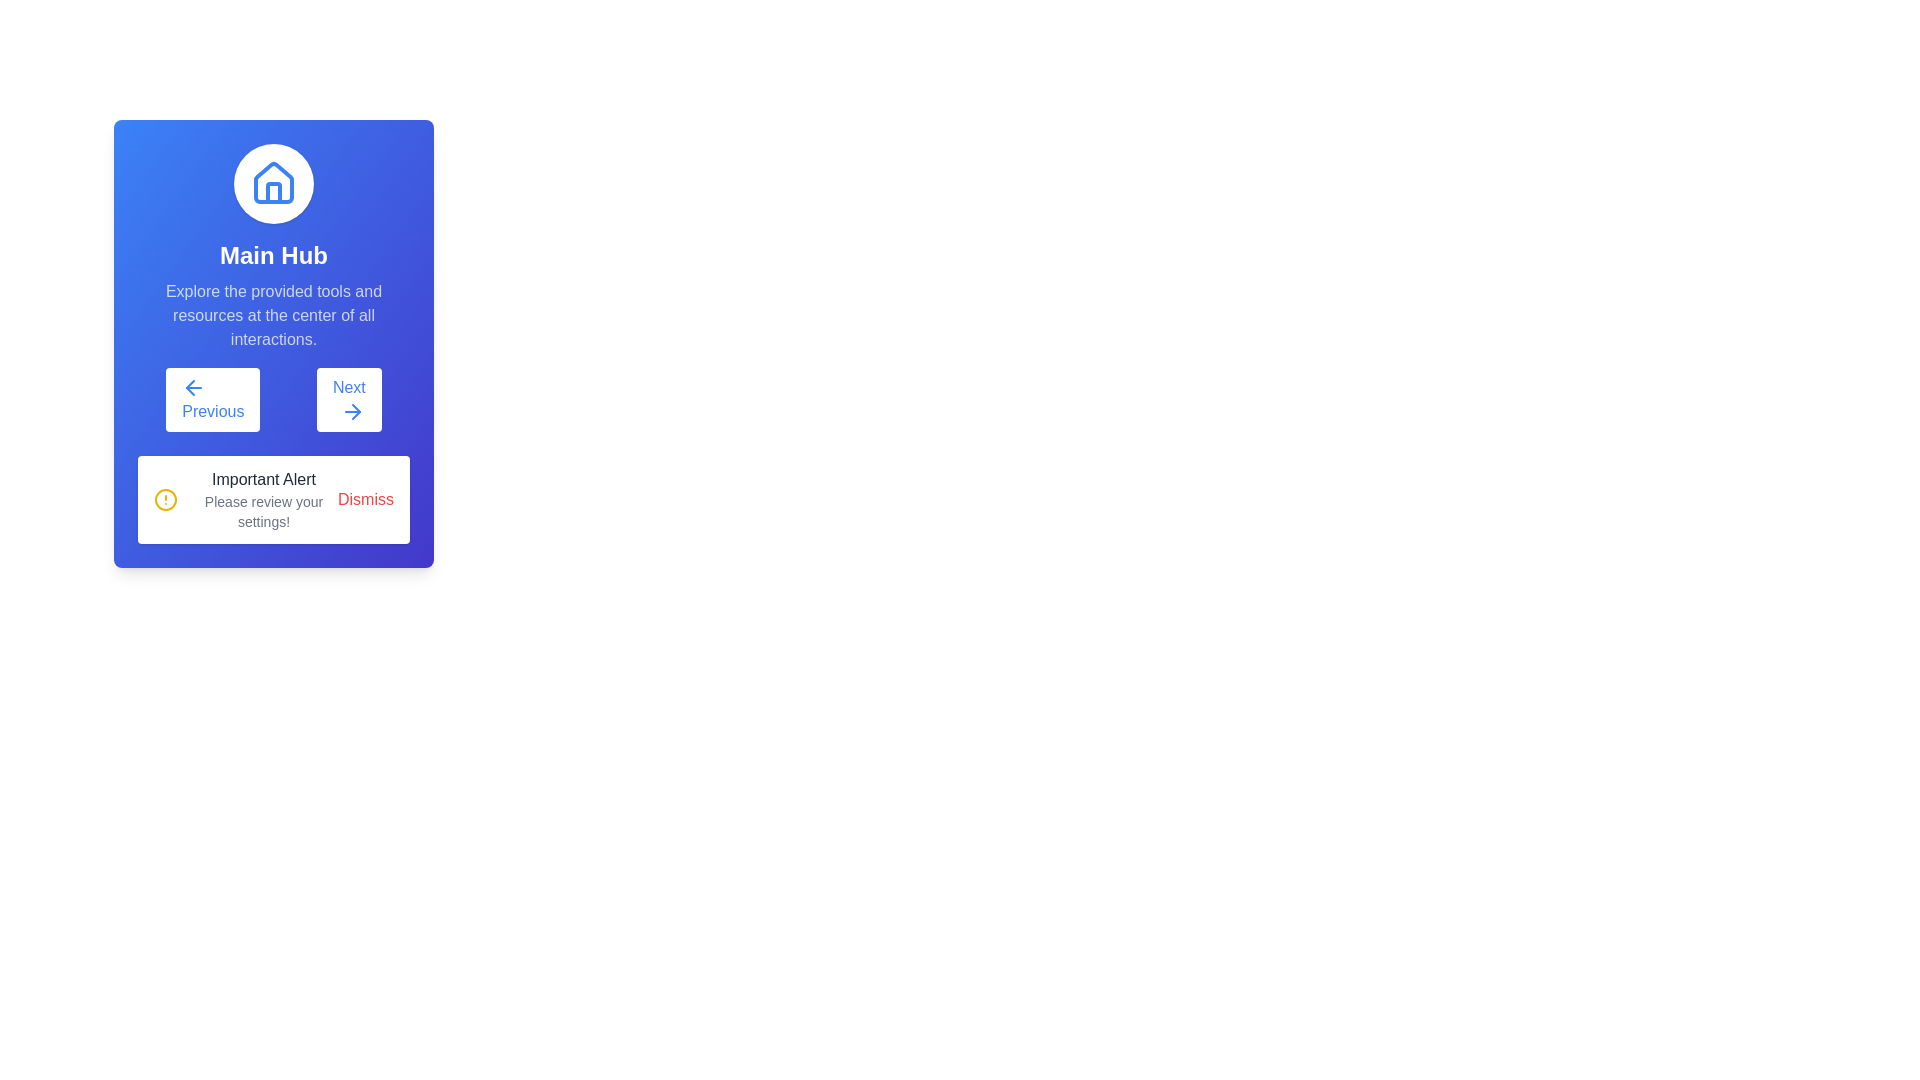 The height and width of the screenshot is (1080, 1920). I want to click on the navigation button labeled 'Previous' which has a white background, rounded corners, and a blue arrow followed by the text 'Previous', so click(213, 400).